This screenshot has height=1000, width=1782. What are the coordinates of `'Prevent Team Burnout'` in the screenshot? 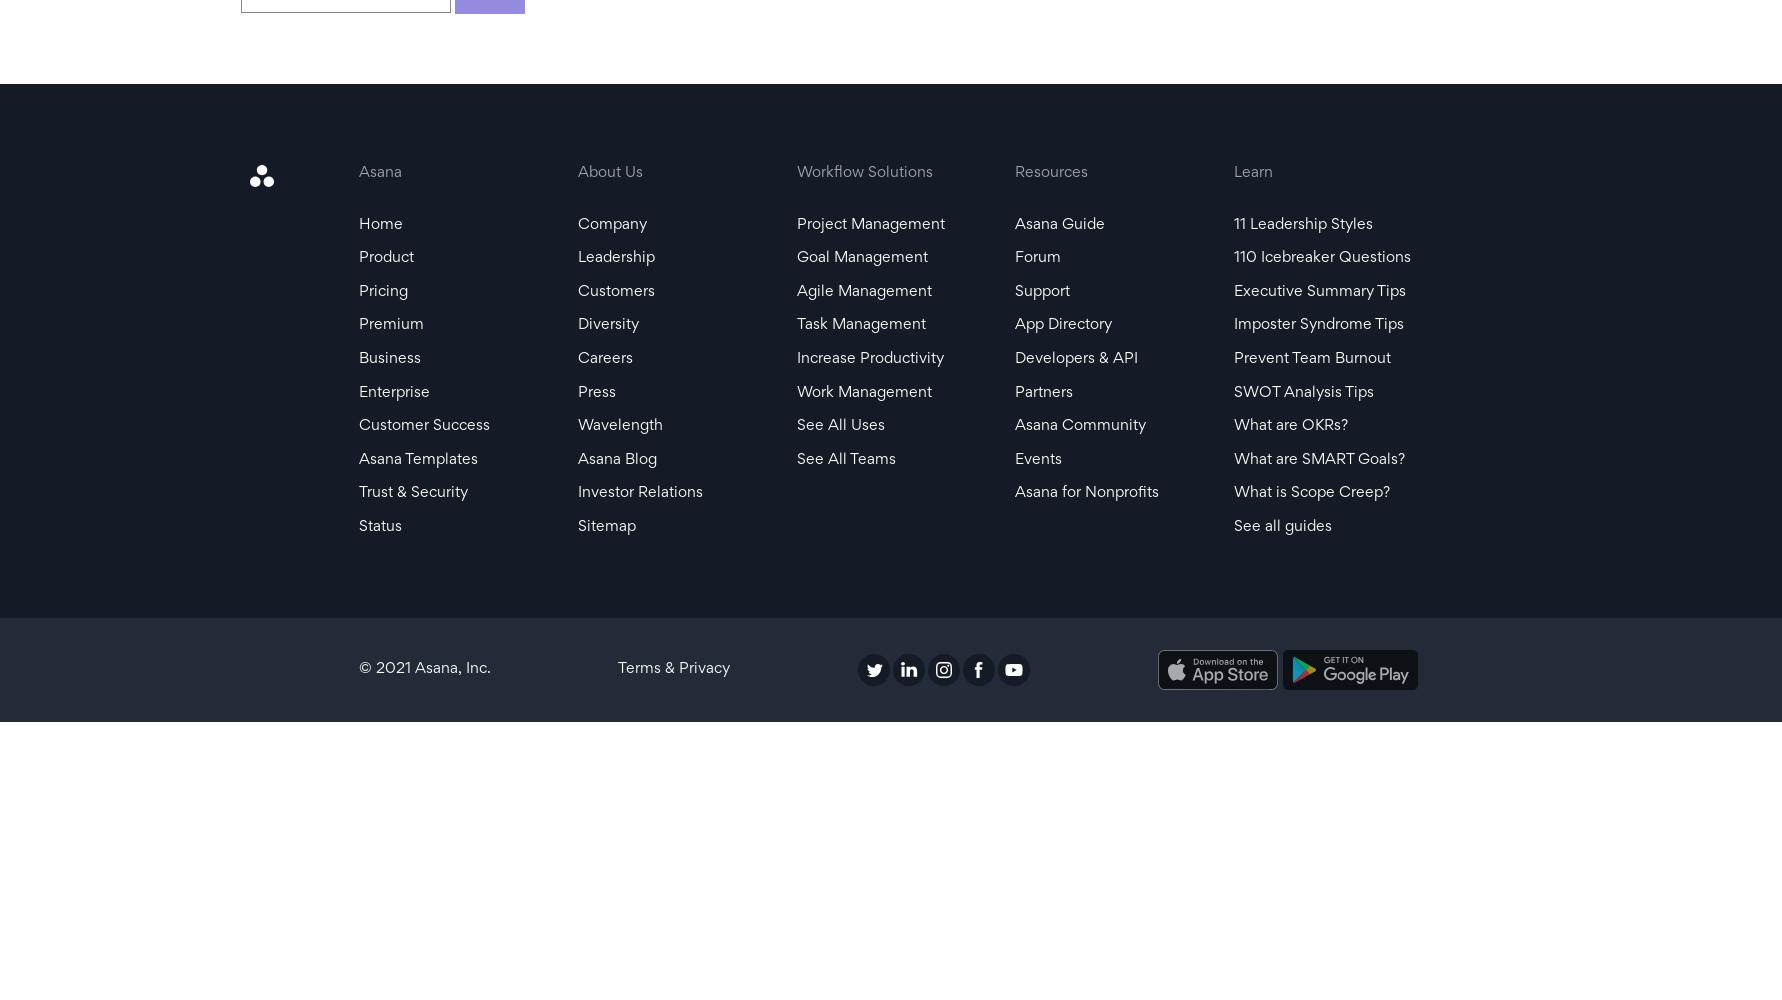 It's located at (1311, 357).